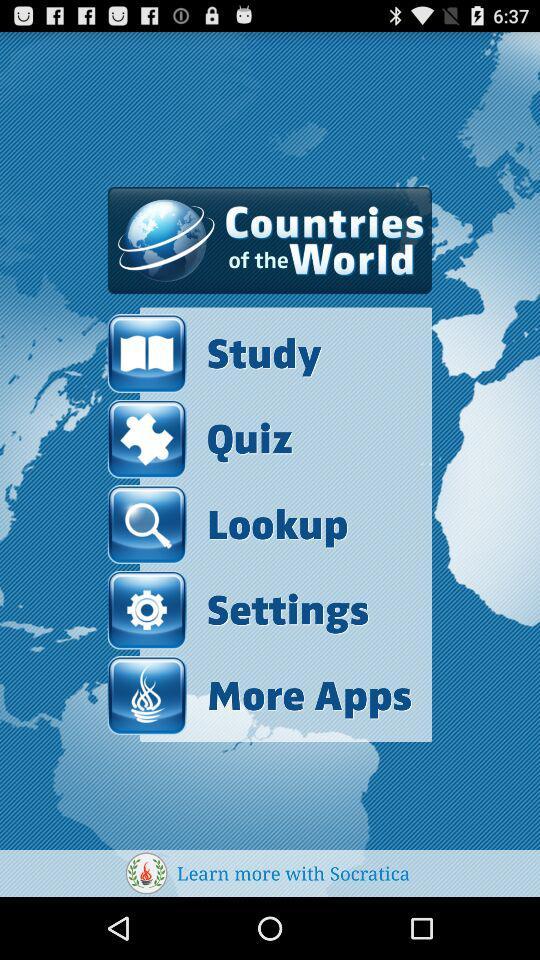 Image resolution: width=540 pixels, height=960 pixels. Describe the element at coordinates (238, 609) in the screenshot. I see `item below lookup` at that location.